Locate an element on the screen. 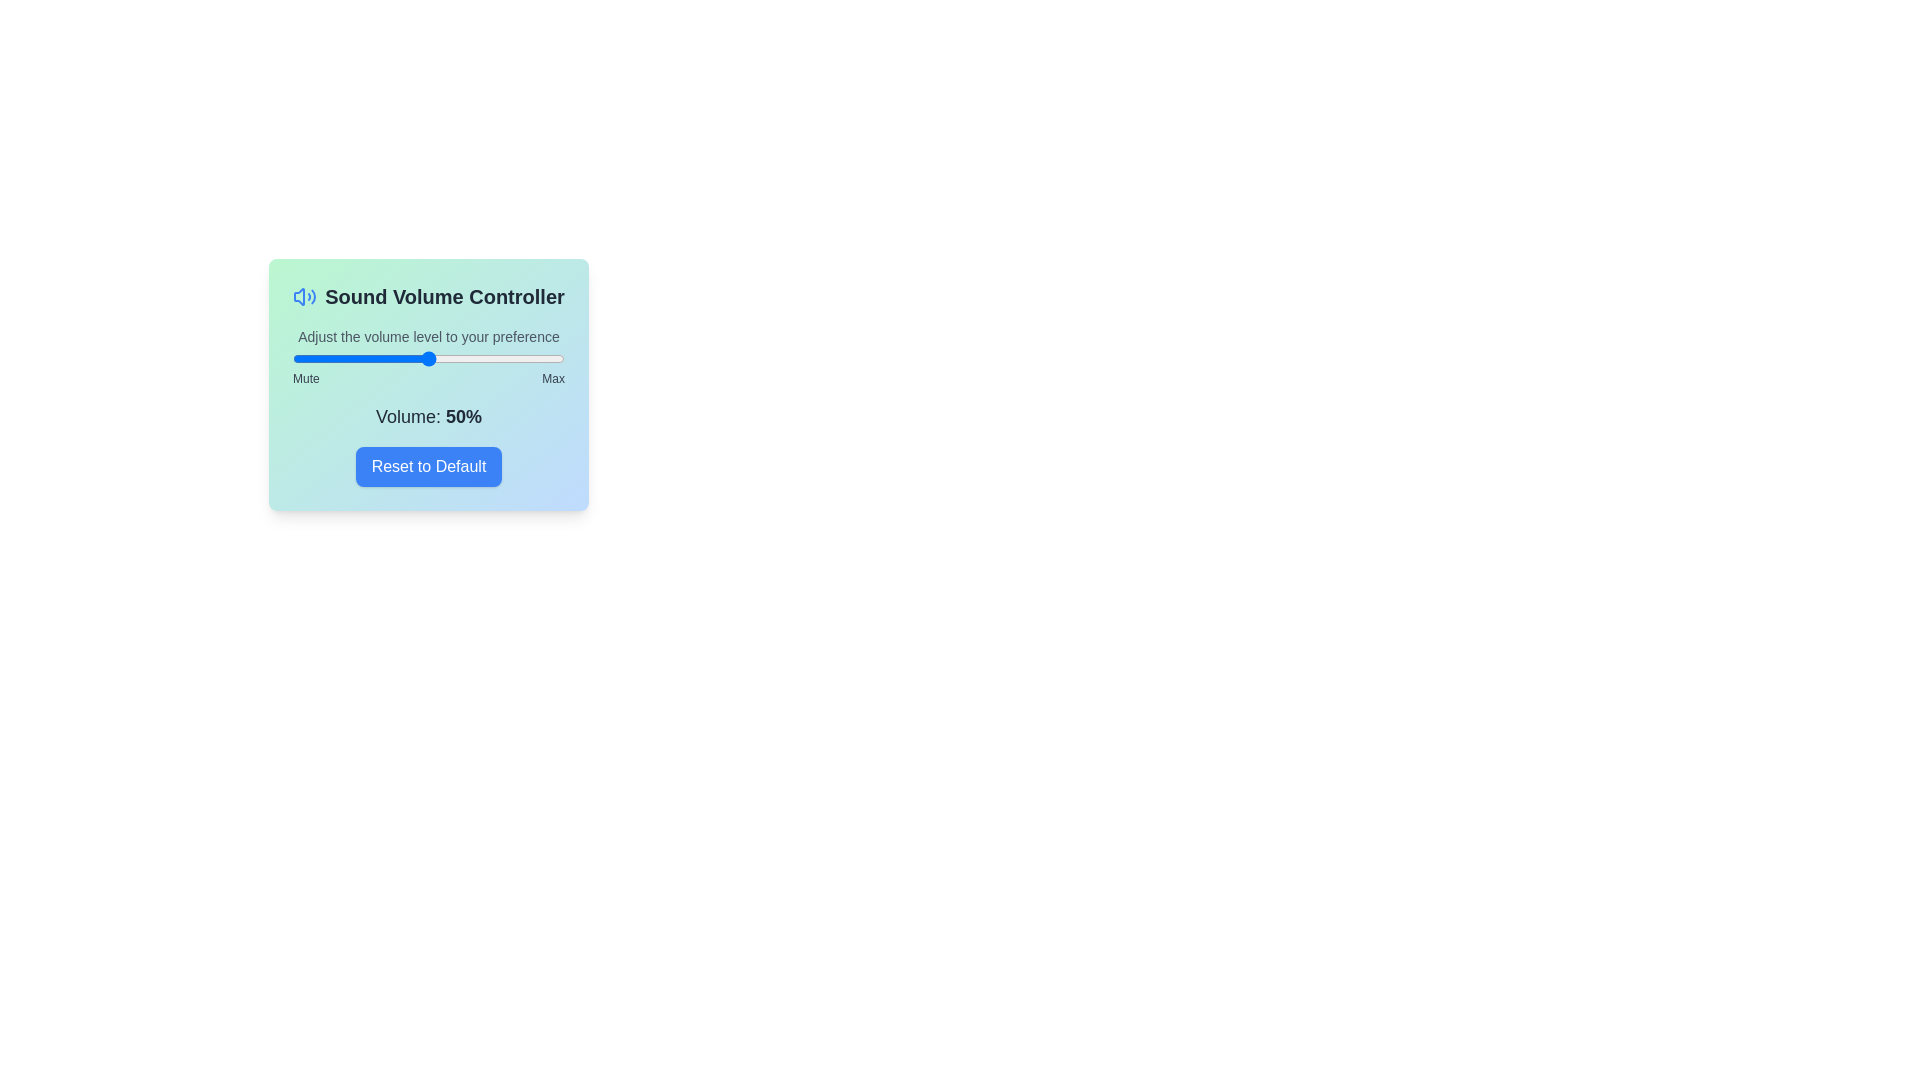 The width and height of the screenshot is (1920, 1080). the label Mute to interact with it is located at coordinates (305, 378).